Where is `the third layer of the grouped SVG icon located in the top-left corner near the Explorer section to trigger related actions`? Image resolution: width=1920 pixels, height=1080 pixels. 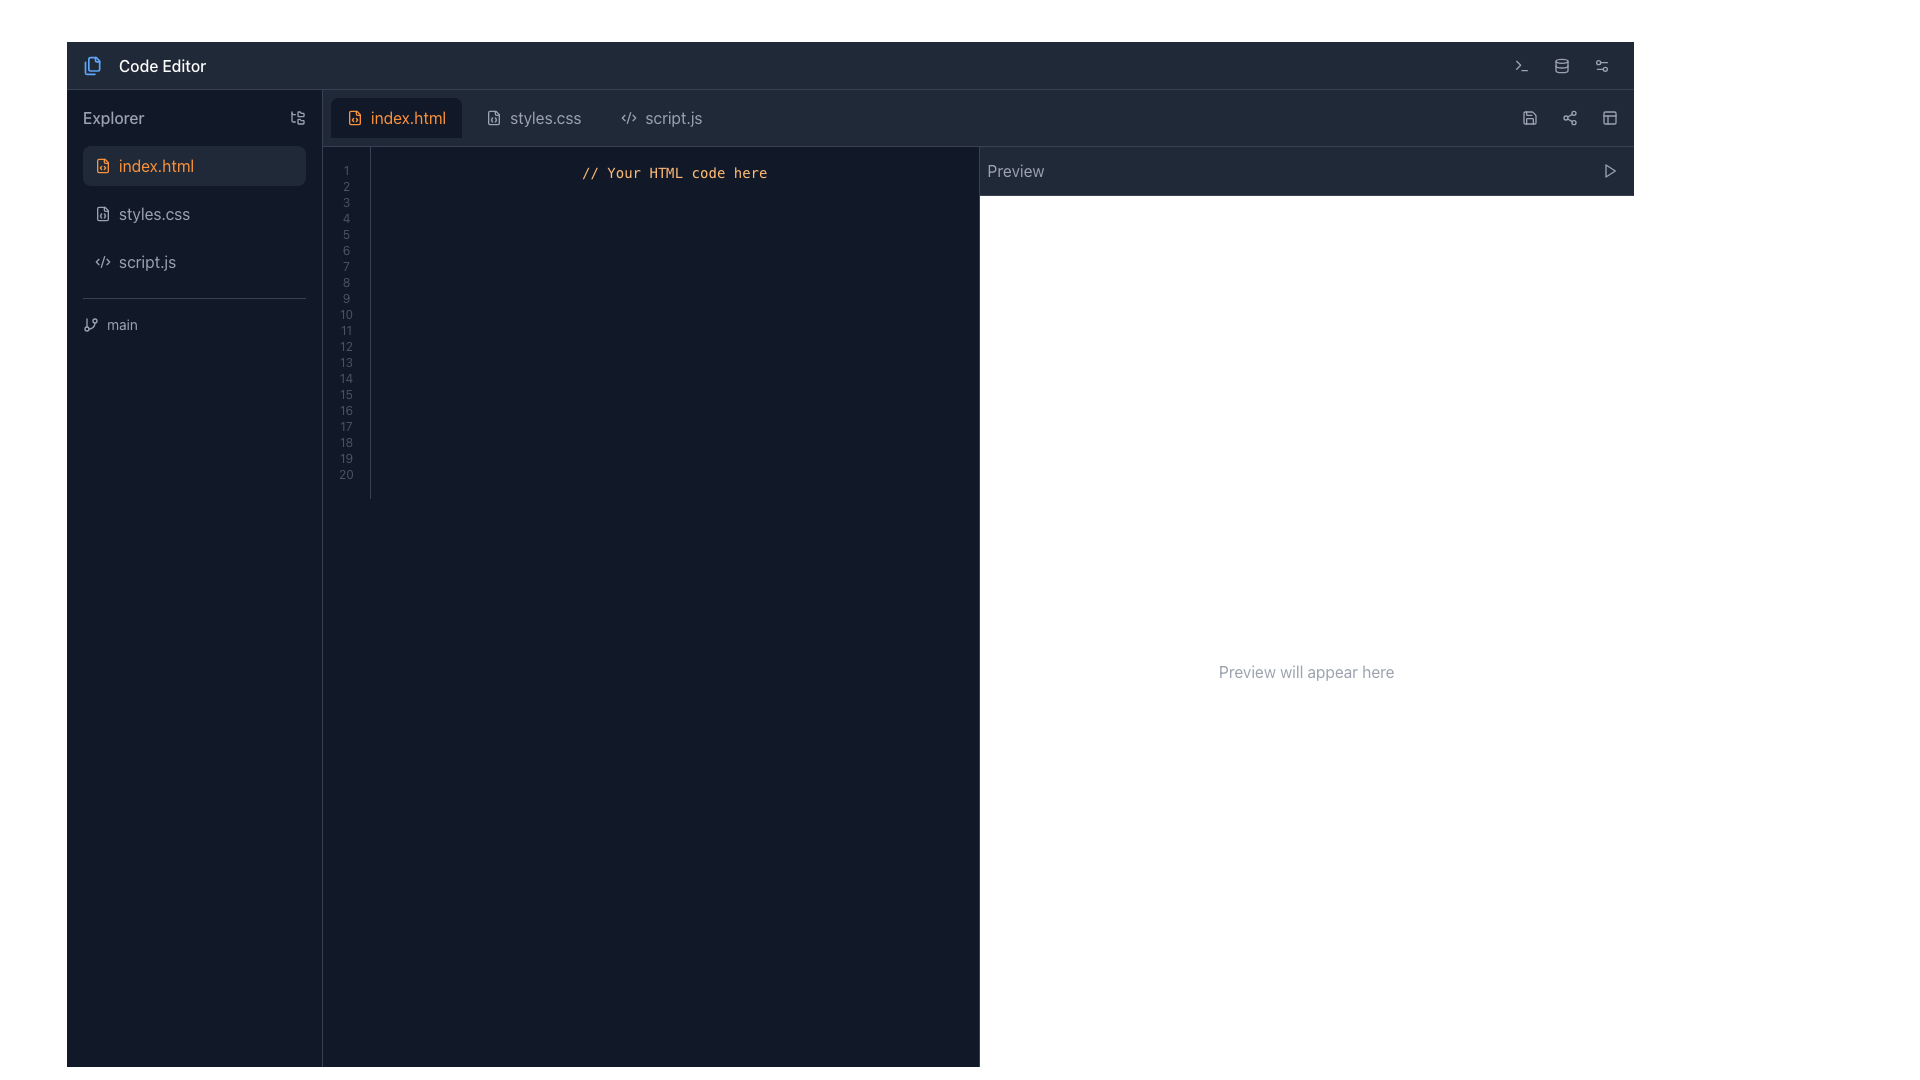 the third layer of the grouped SVG icon located in the top-left corner near the Explorer section to trigger related actions is located at coordinates (89, 66).